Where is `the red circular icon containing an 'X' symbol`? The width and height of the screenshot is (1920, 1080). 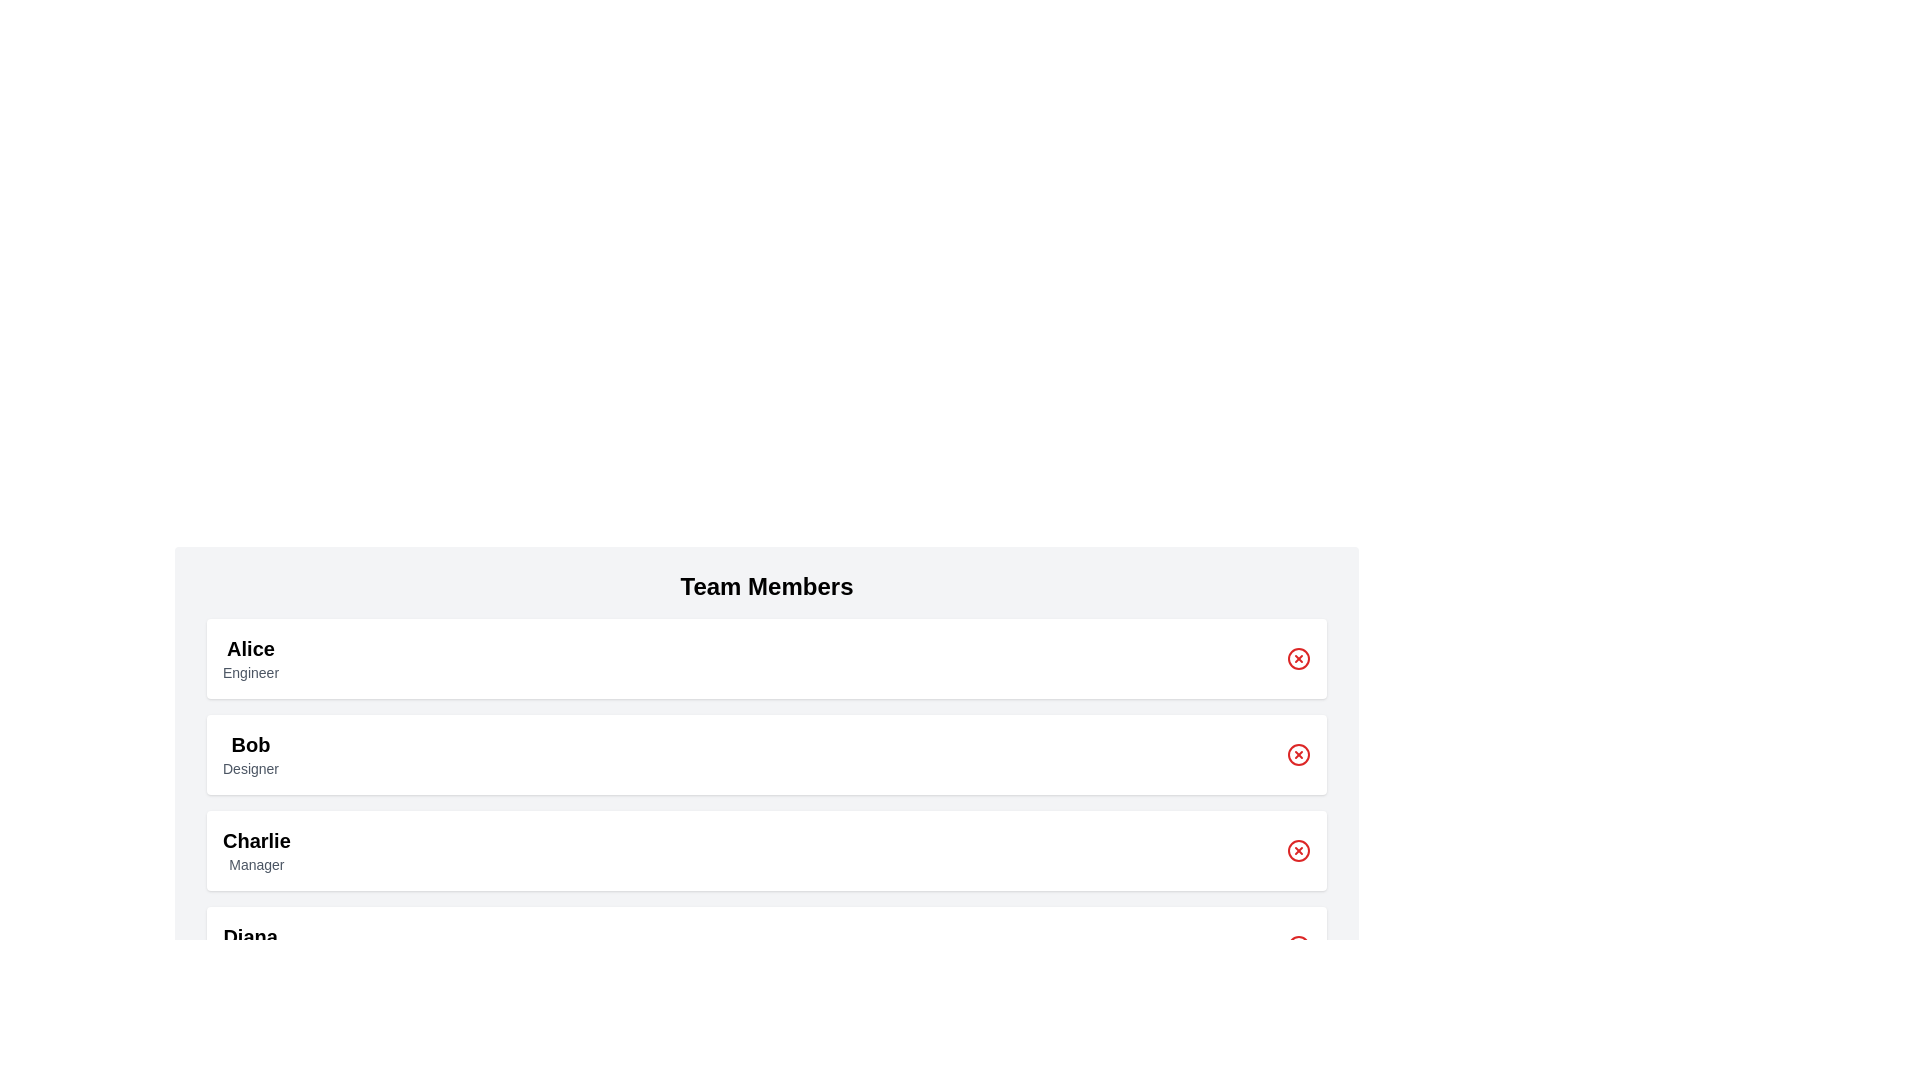
the red circular icon containing an 'X' symbol is located at coordinates (1299, 755).